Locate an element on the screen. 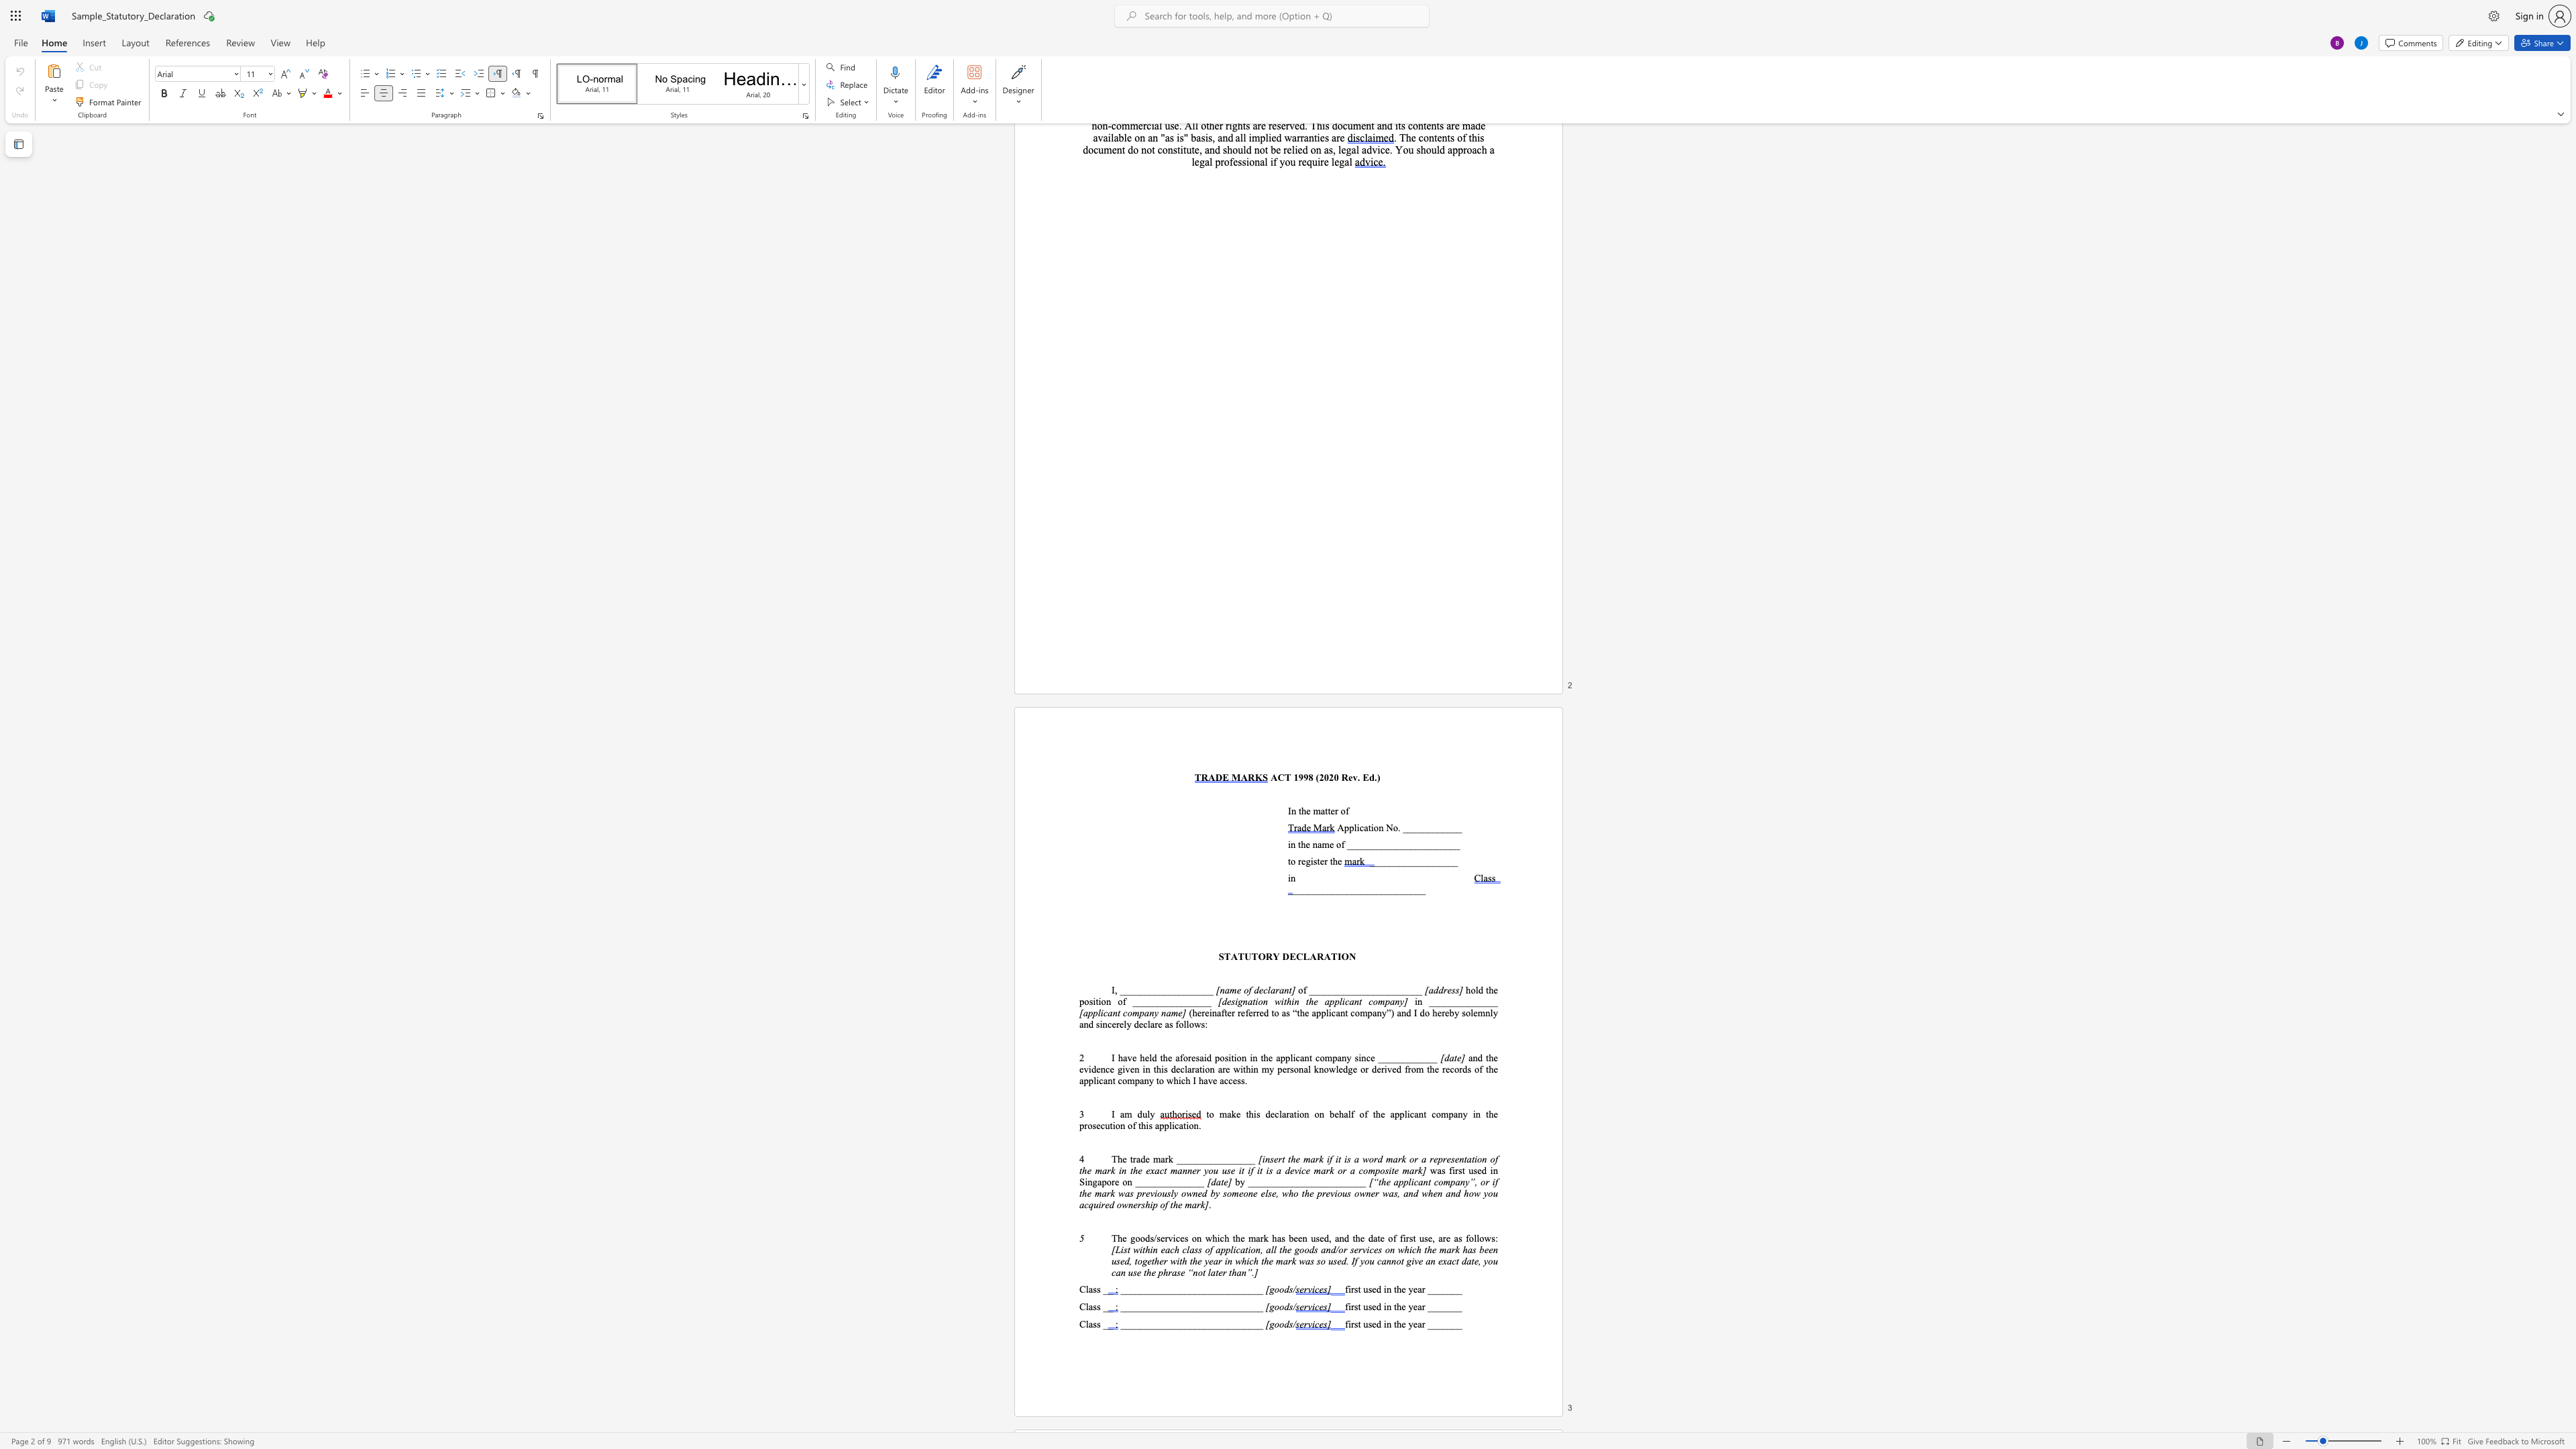  the subset text "_______________" within the text "_____________________________" is located at coordinates (1189, 1324).